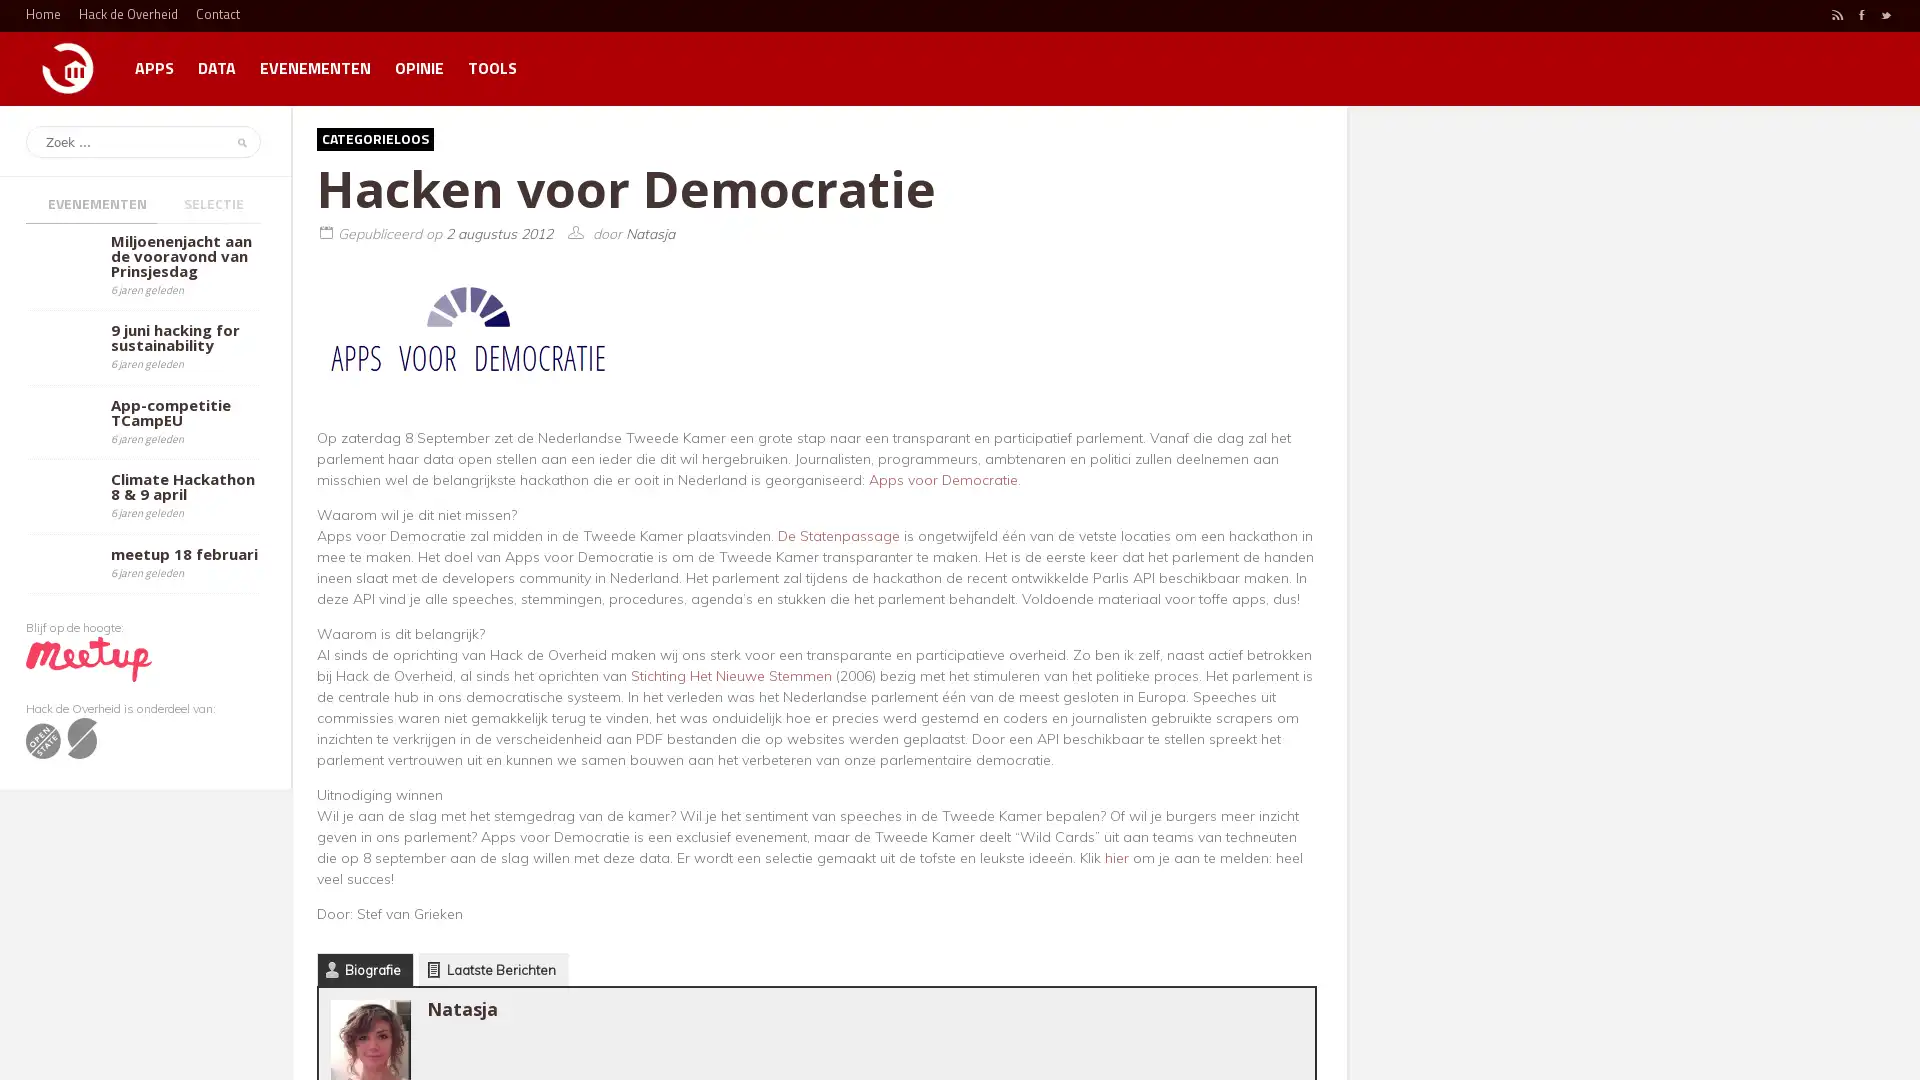 The height and width of the screenshot is (1080, 1920). I want to click on Zoek, so click(239, 141).